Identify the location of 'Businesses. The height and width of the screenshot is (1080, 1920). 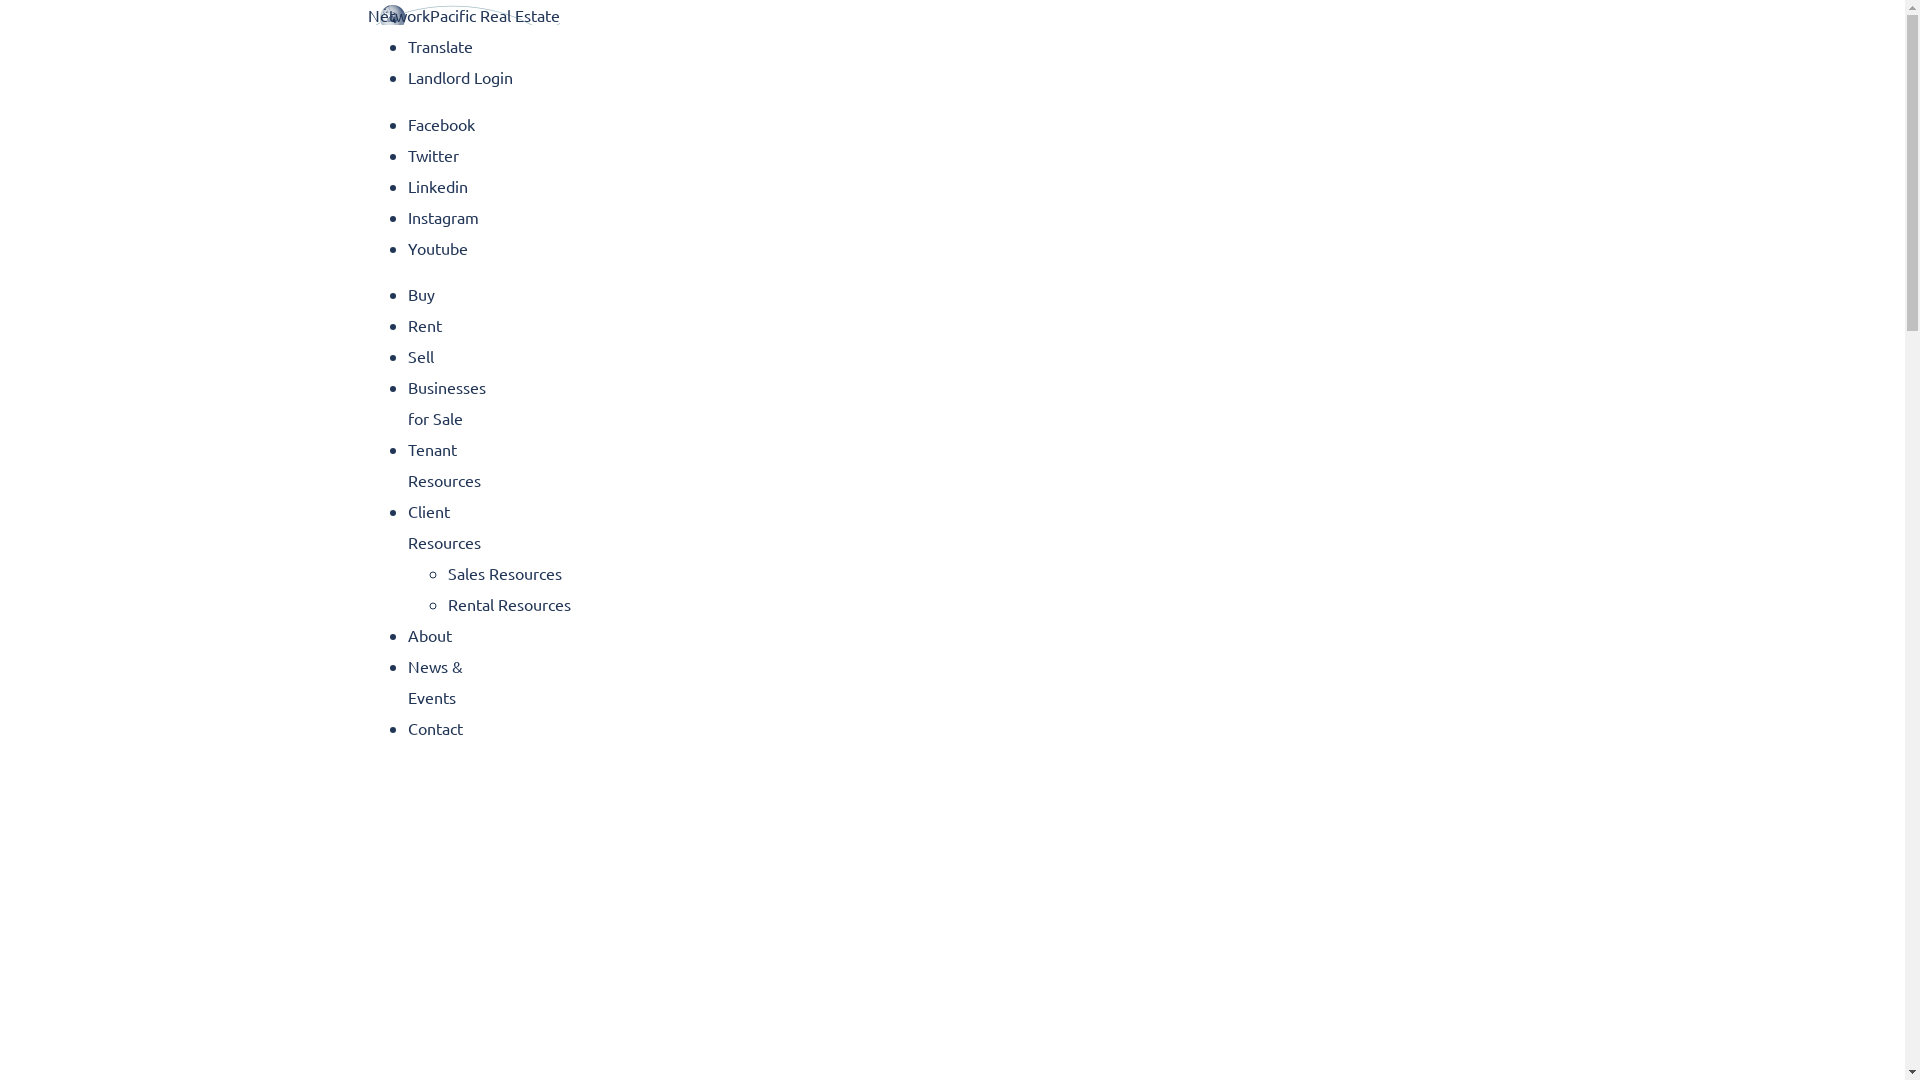
(407, 402).